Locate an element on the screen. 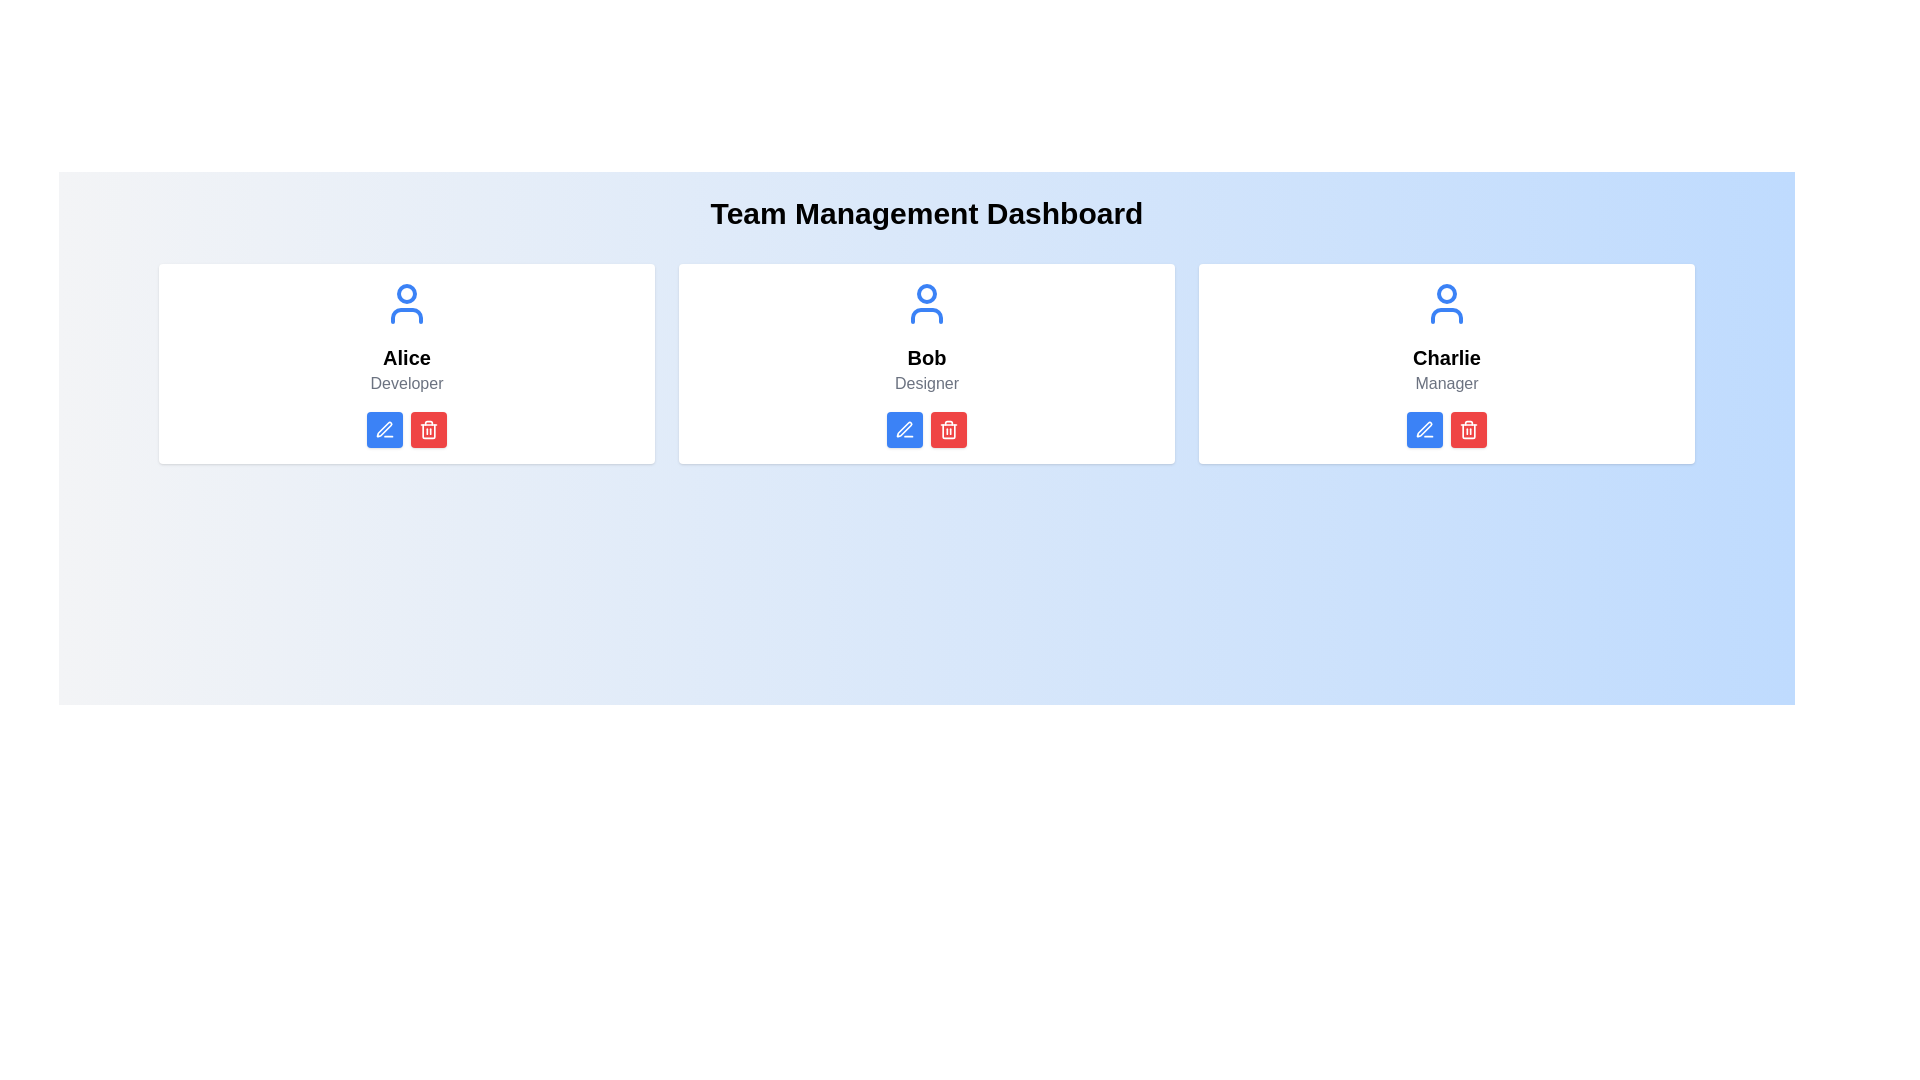 This screenshot has height=1080, width=1920. the delete button located beneath the profile card labeled 'Charlie', which is the second button to the right in the group of two buttons is located at coordinates (1468, 428).